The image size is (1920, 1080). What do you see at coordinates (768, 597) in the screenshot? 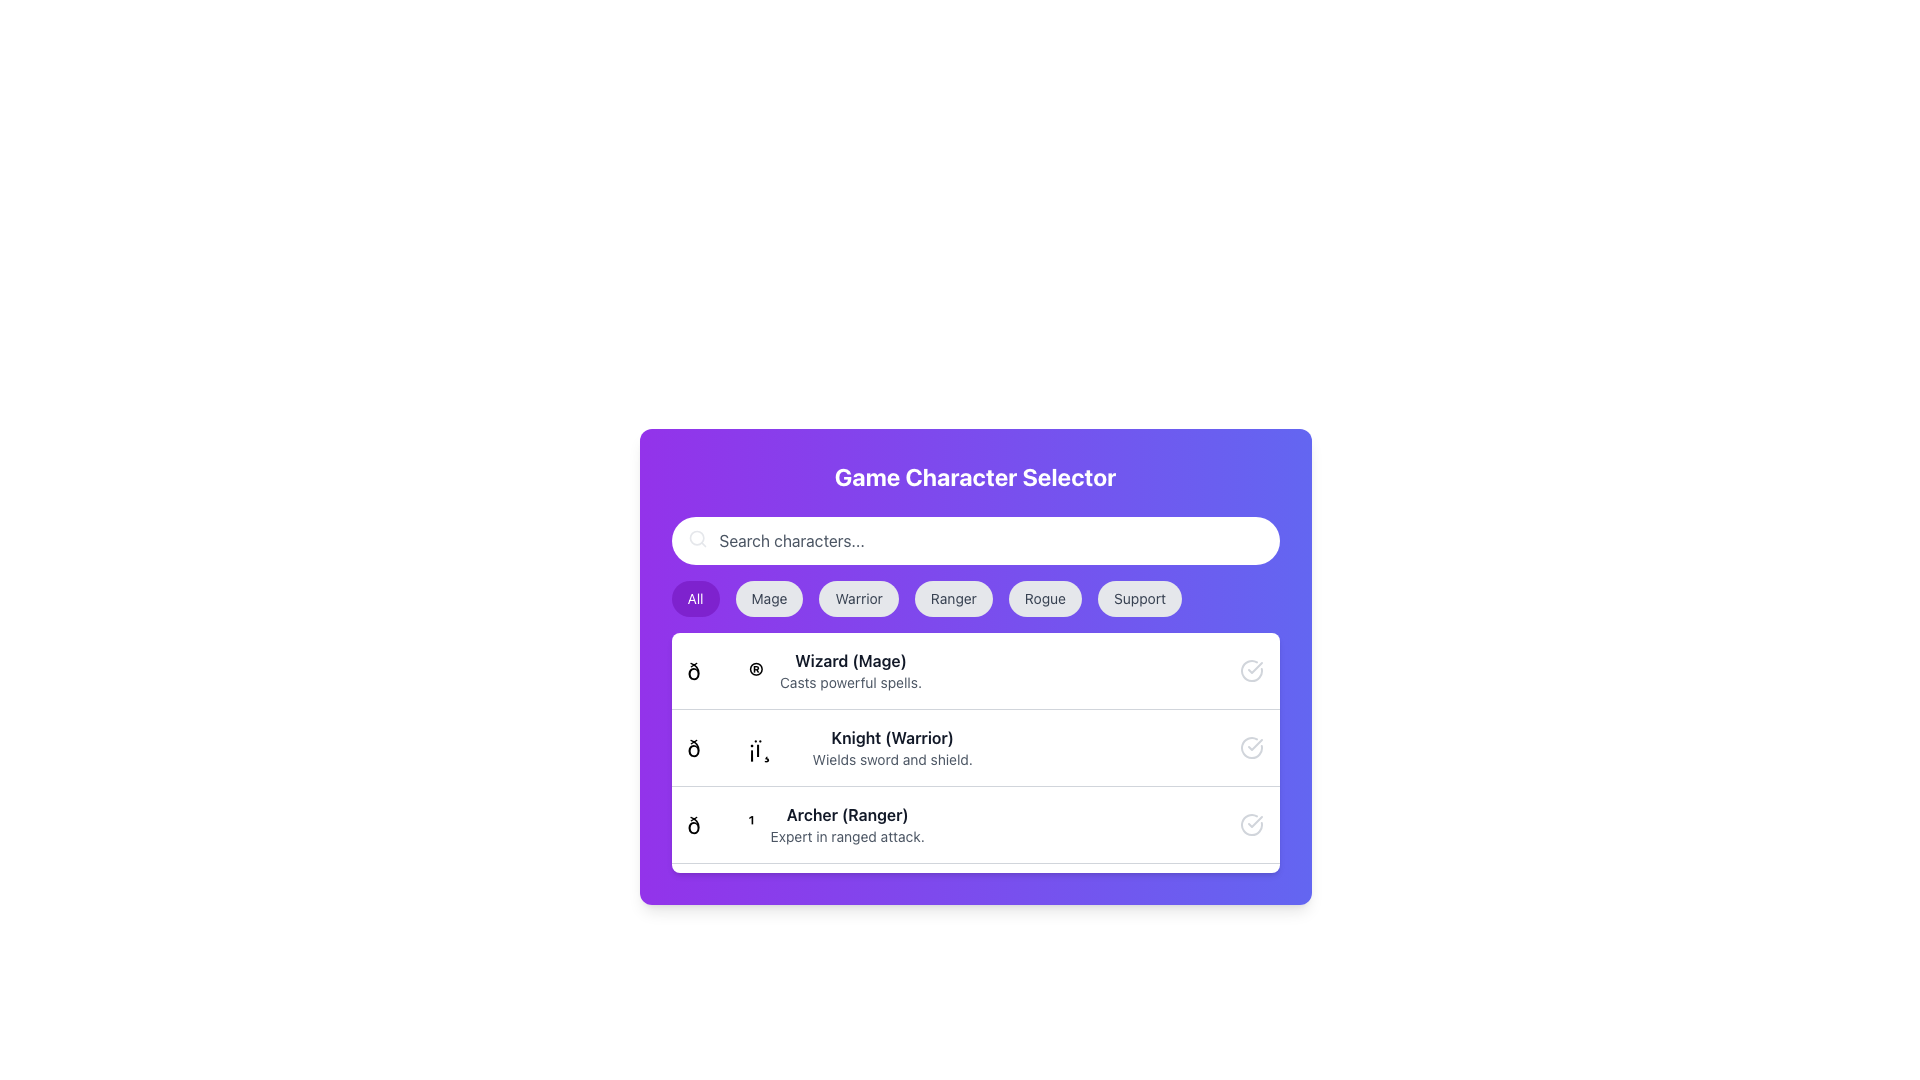
I see `the 'Mage' category selector button` at bounding box center [768, 597].